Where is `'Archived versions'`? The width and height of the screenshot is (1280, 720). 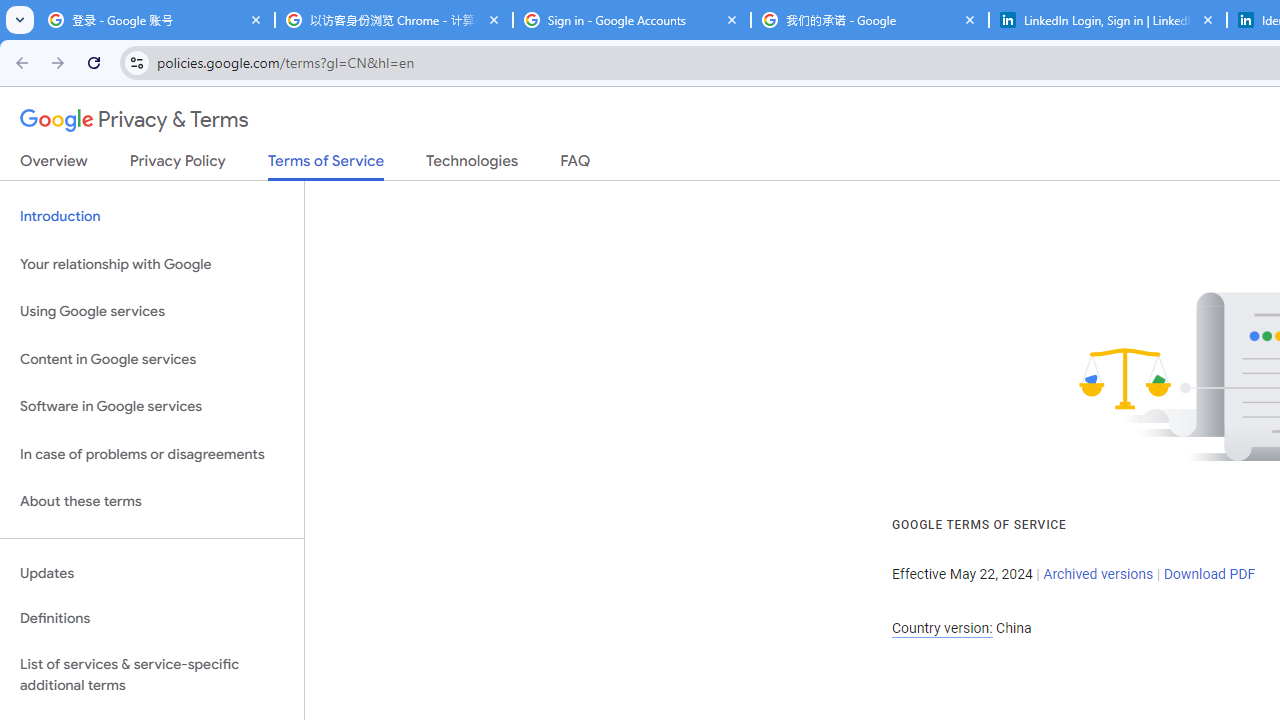 'Archived versions' is located at coordinates (1097, 574).